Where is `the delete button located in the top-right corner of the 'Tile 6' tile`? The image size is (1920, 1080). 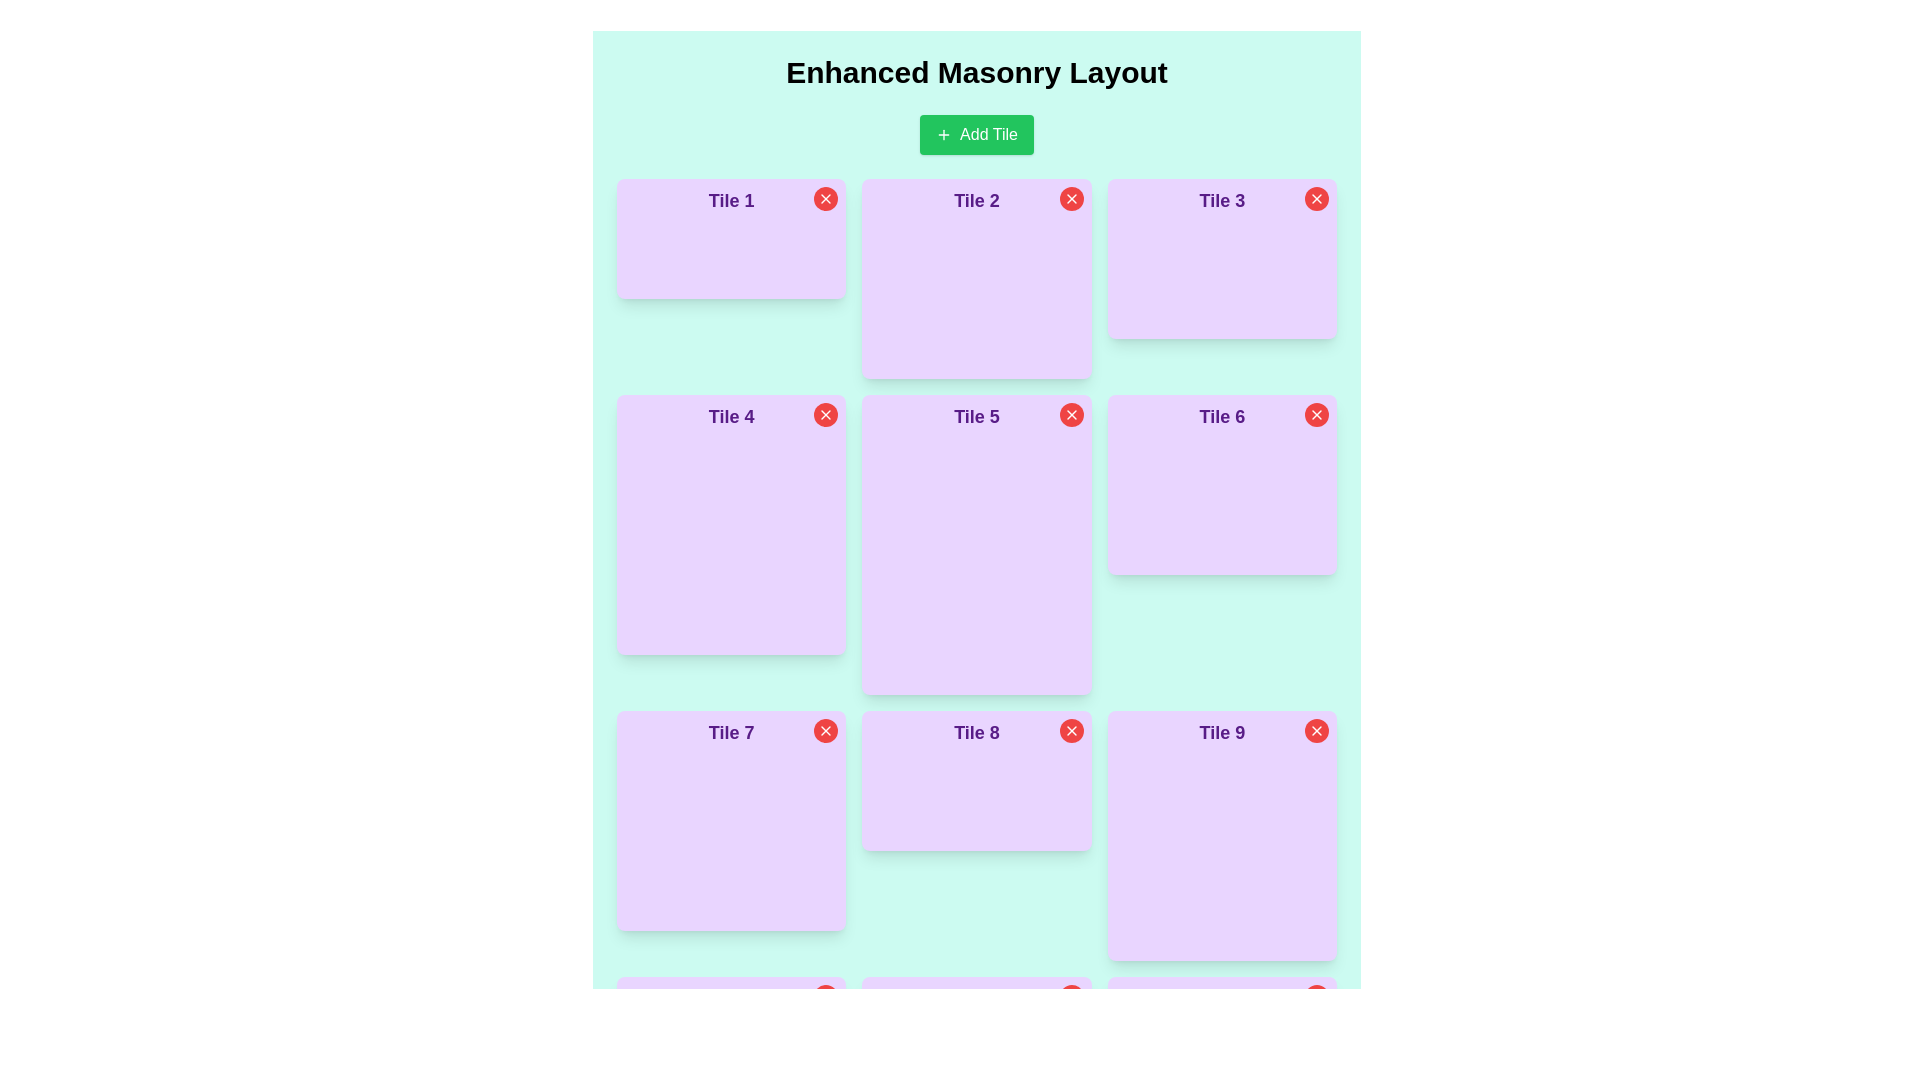 the delete button located in the top-right corner of the 'Tile 6' tile is located at coordinates (1316, 414).